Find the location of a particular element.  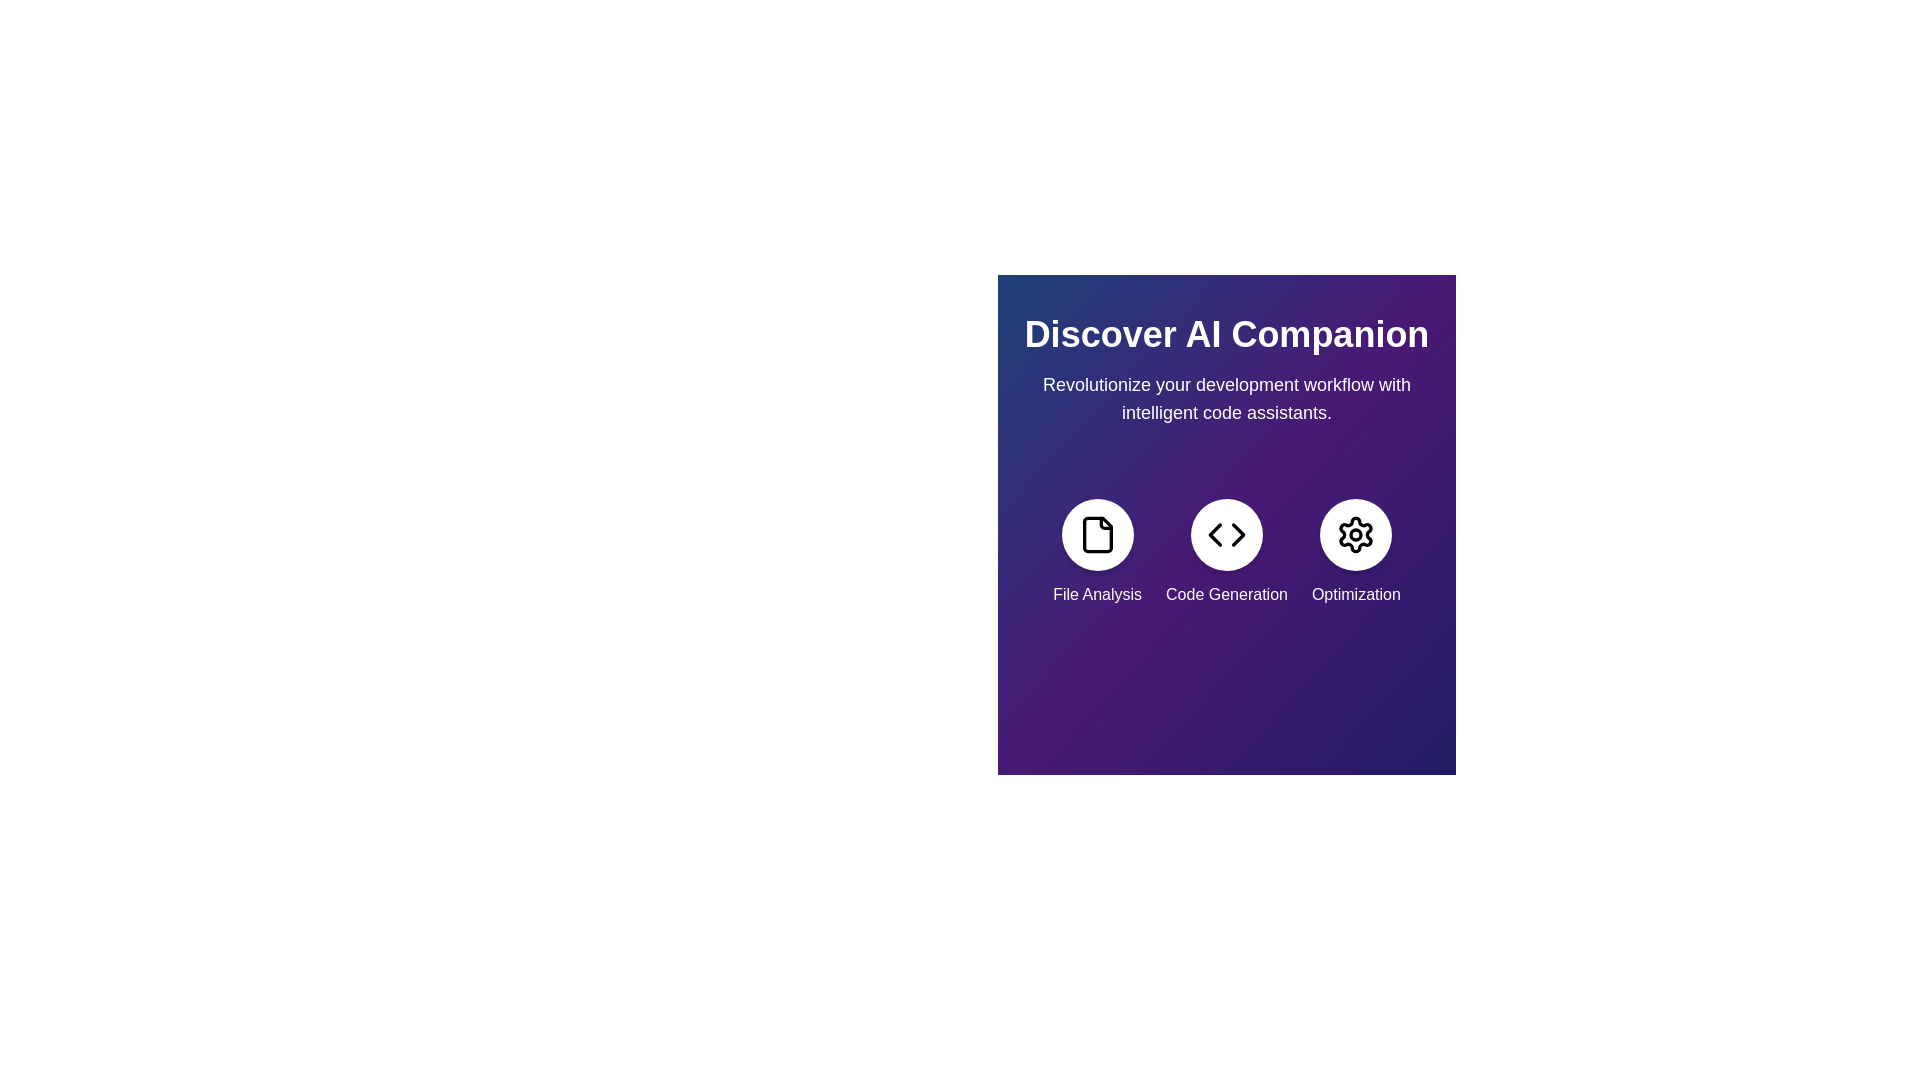

the 'File Analysis' icon with text label is located at coordinates (1096, 552).